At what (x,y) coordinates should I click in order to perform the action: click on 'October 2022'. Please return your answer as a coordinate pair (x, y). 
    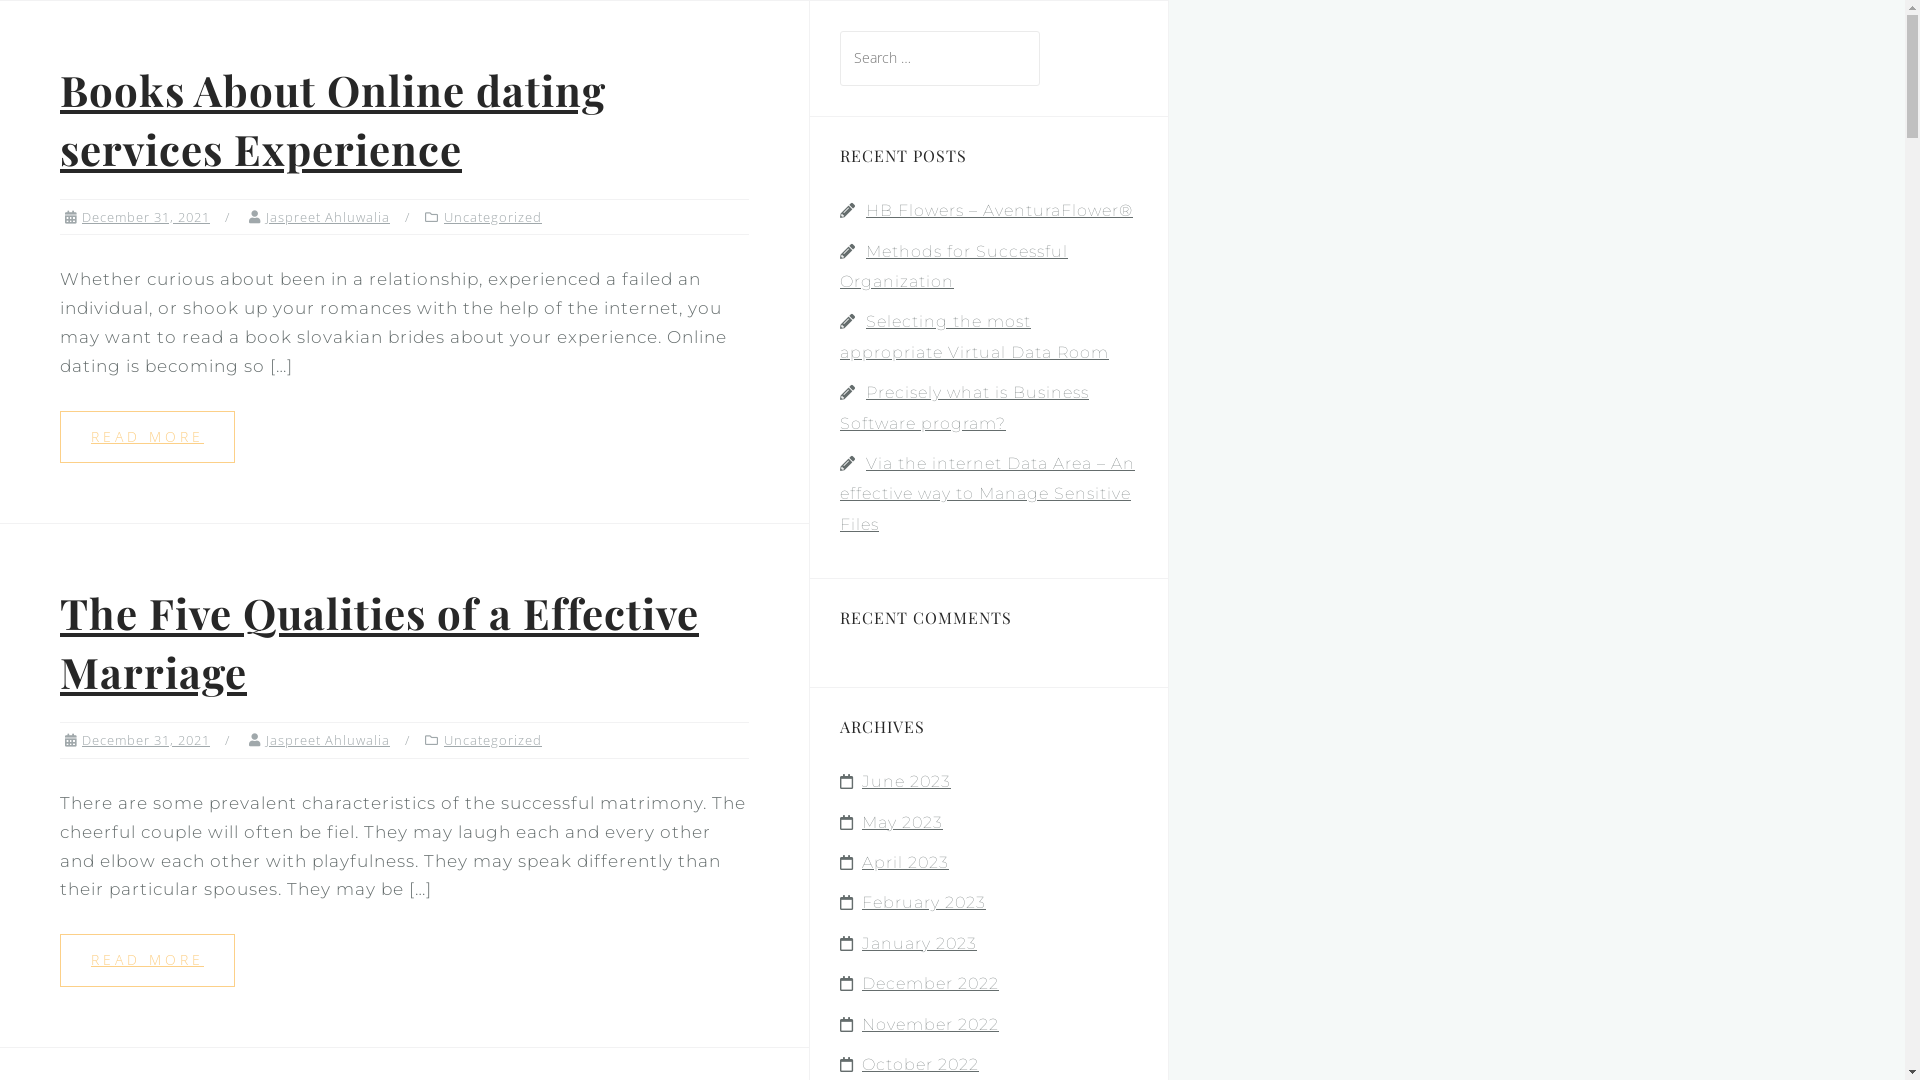
    Looking at the image, I should click on (919, 1063).